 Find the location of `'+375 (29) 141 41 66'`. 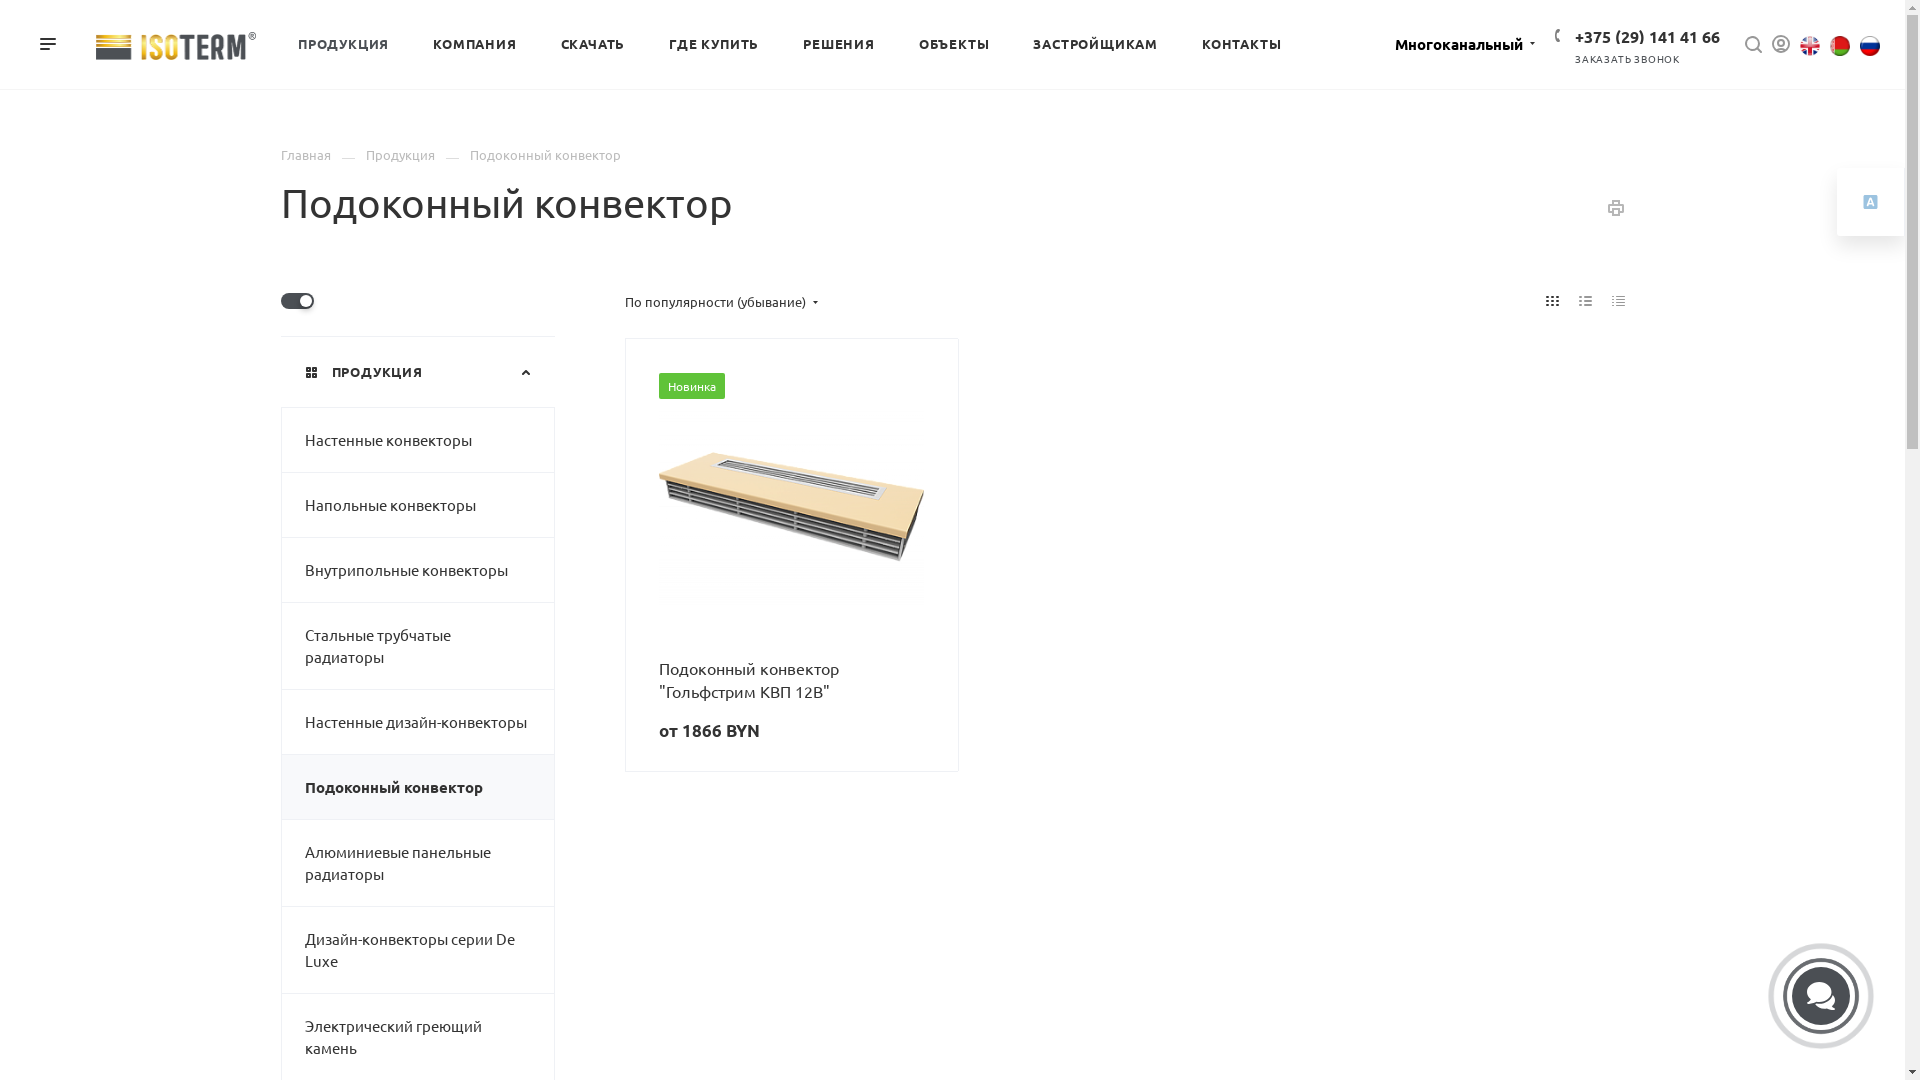

'+375 (29) 141 41 66' is located at coordinates (1647, 36).